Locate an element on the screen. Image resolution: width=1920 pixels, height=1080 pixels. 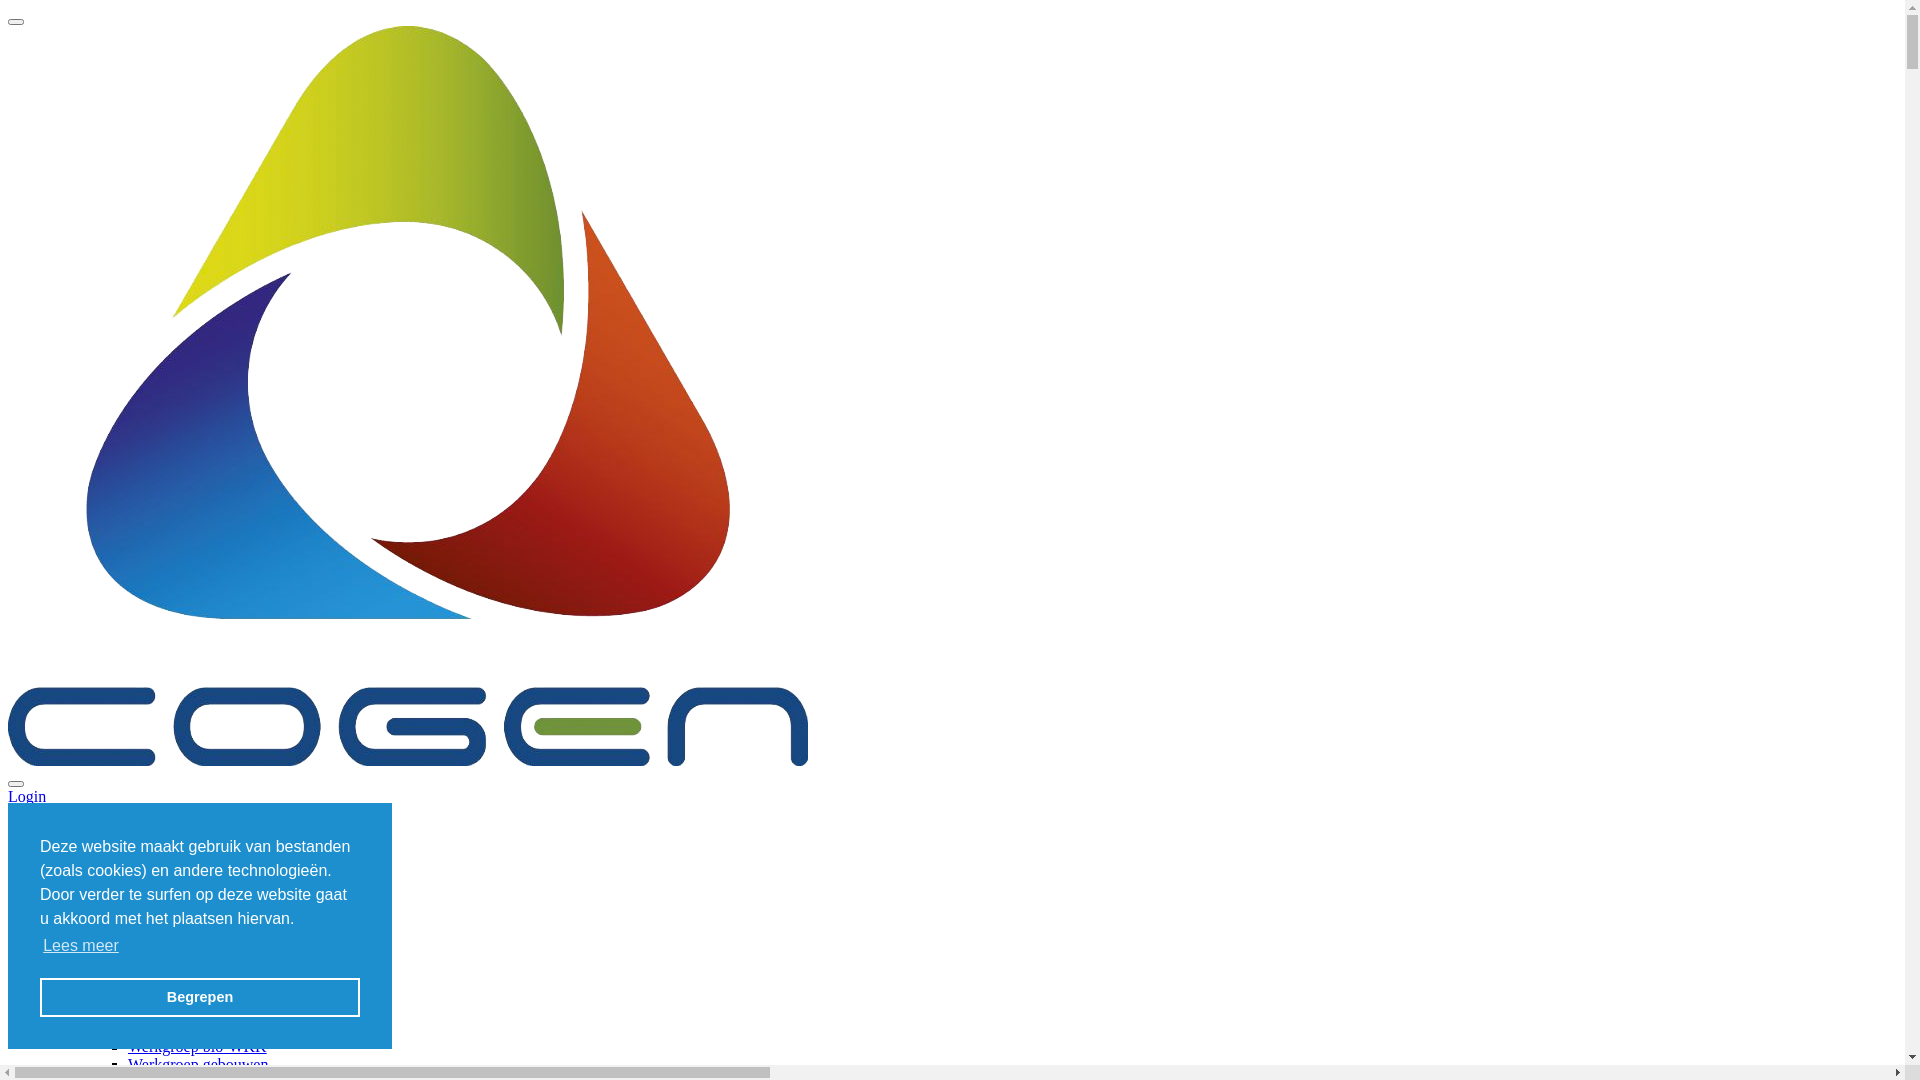
'Werkgroep gebouwen' is located at coordinates (197, 1063).